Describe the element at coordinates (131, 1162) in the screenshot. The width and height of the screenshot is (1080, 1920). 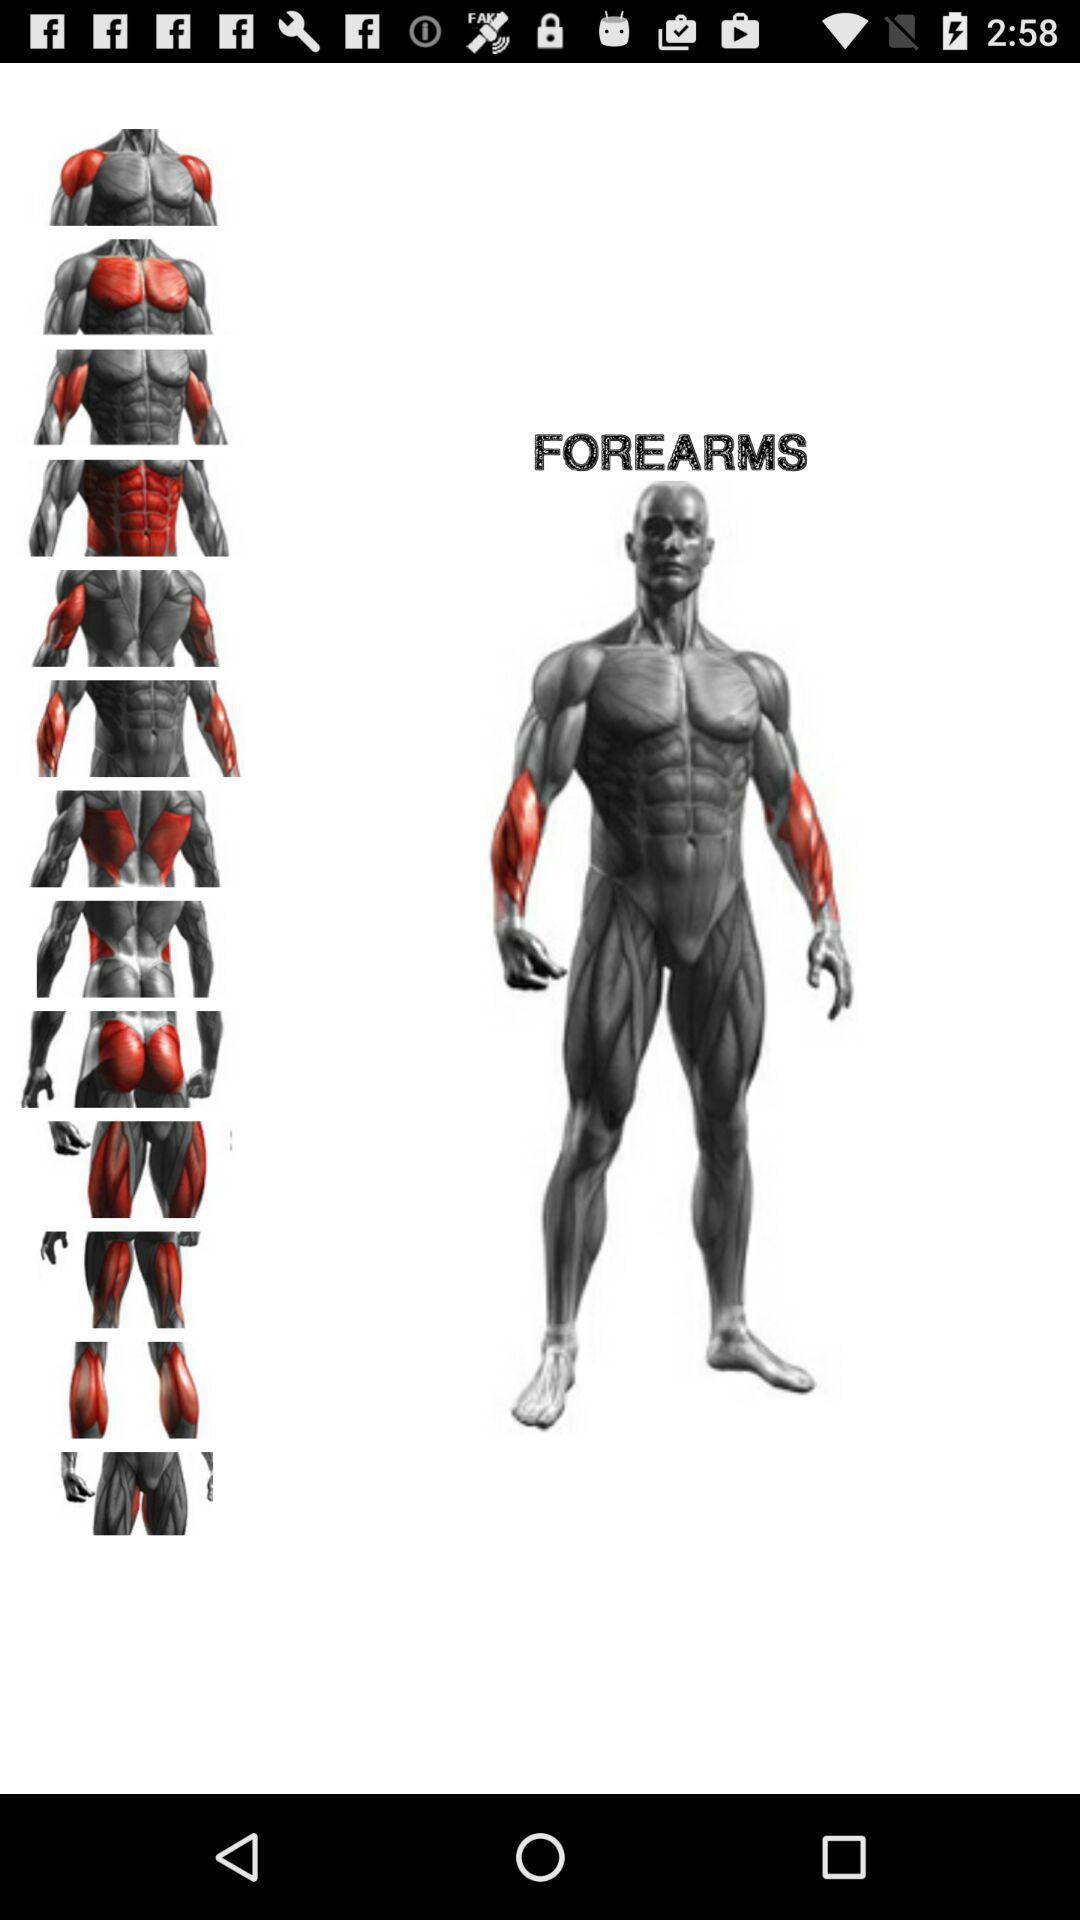
I see `tap to chose picture` at that location.